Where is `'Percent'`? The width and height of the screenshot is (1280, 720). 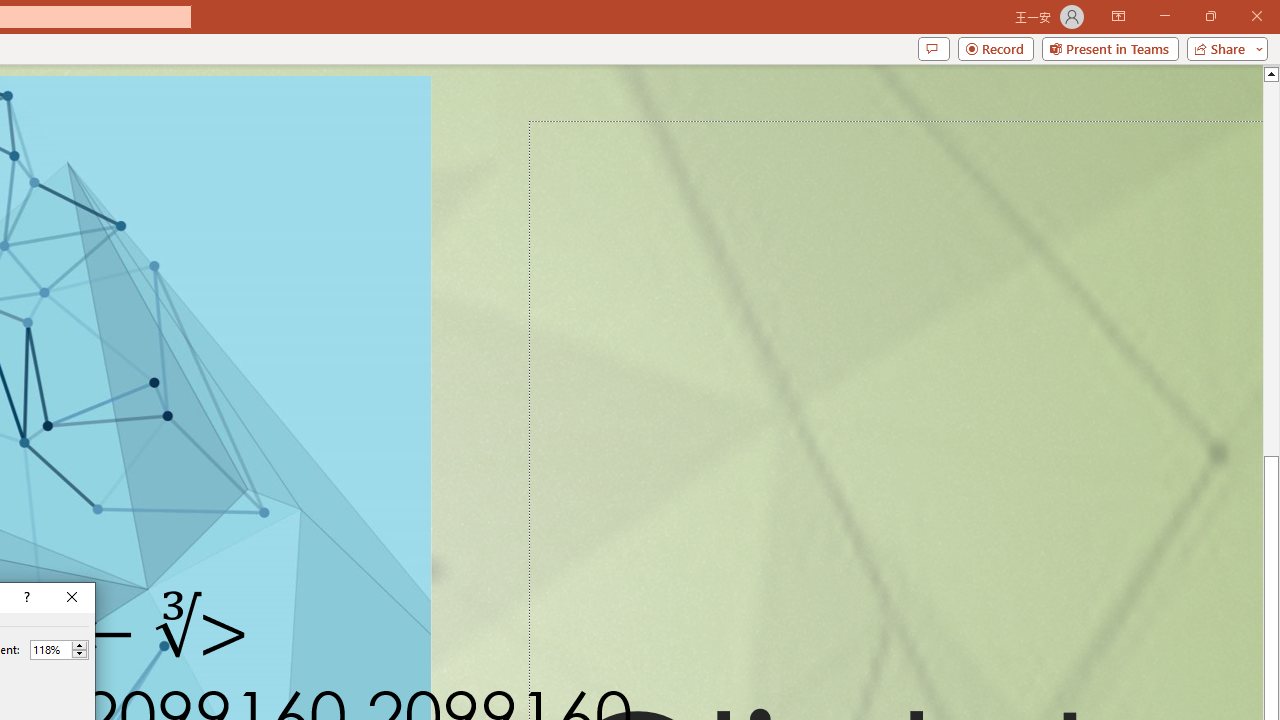
'Percent' is located at coordinates (59, 650).